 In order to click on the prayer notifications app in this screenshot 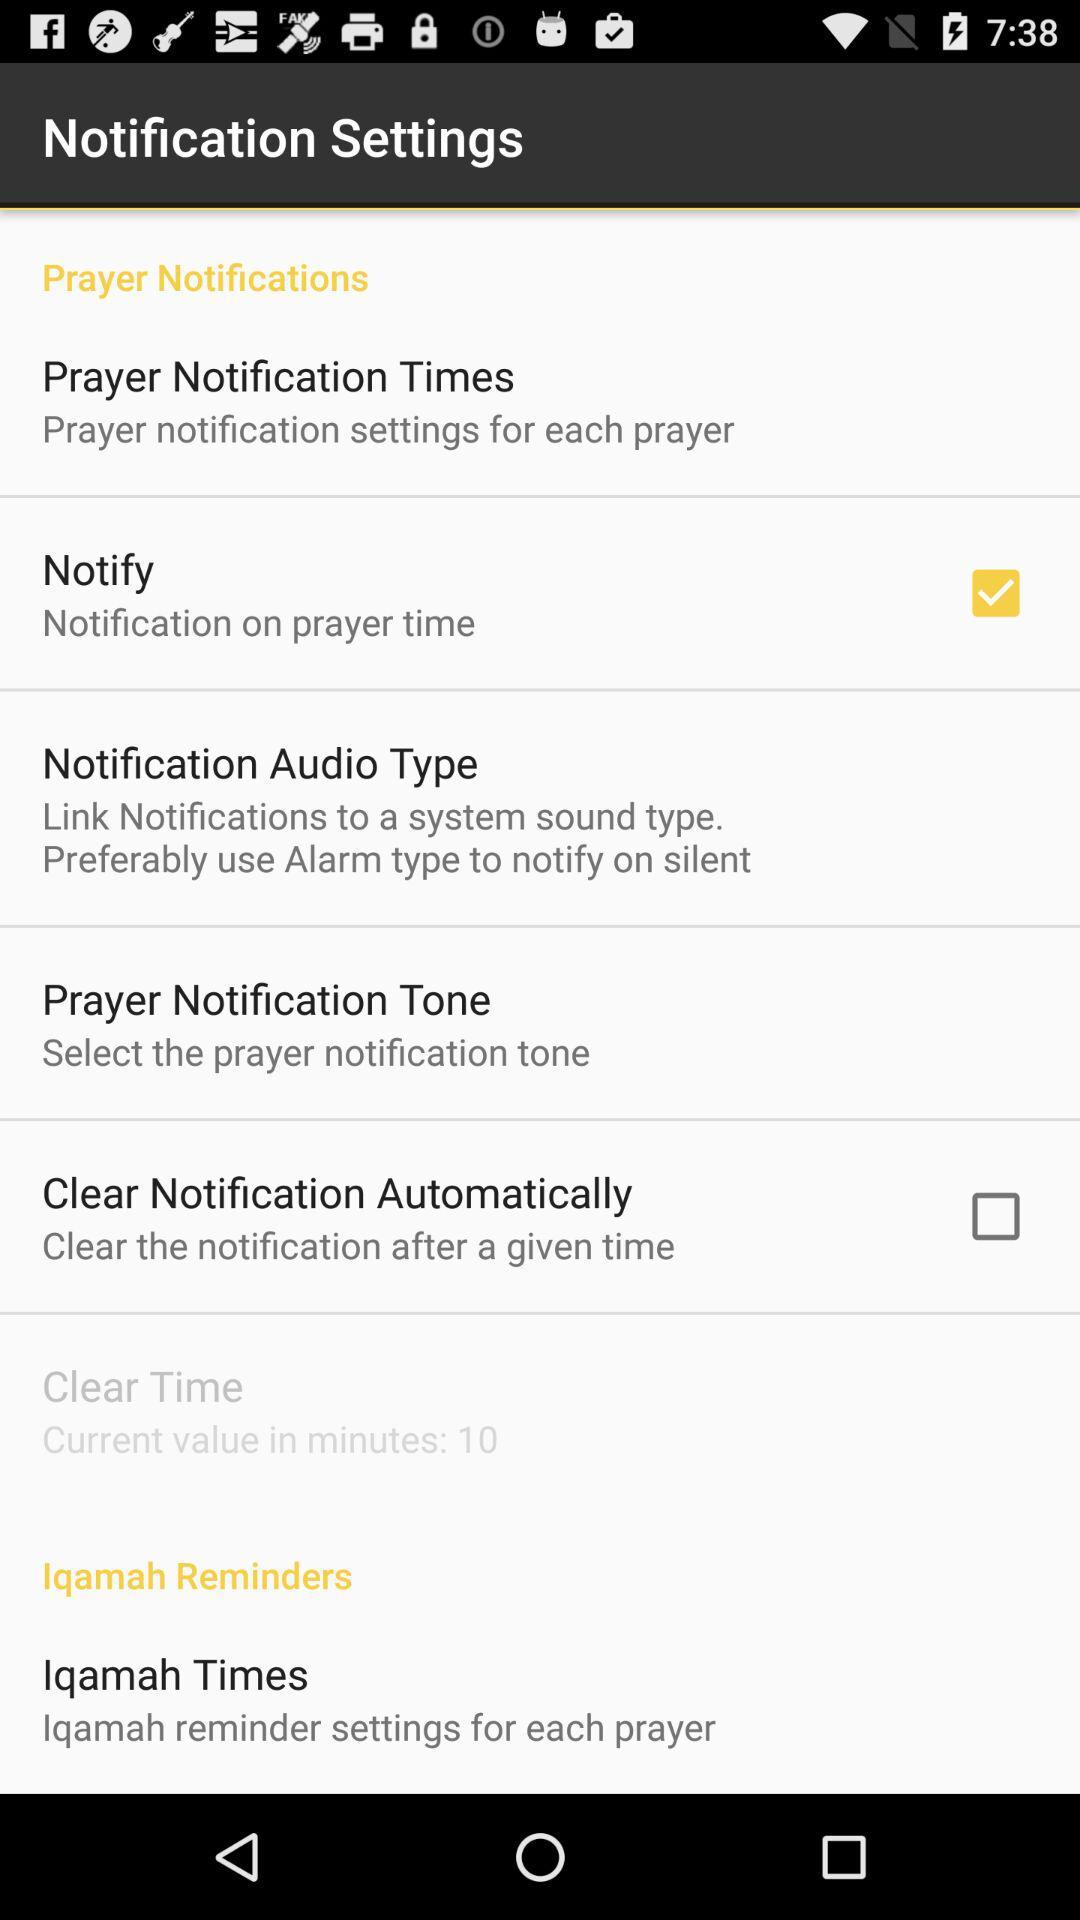, I will do `click(540, 254)`.